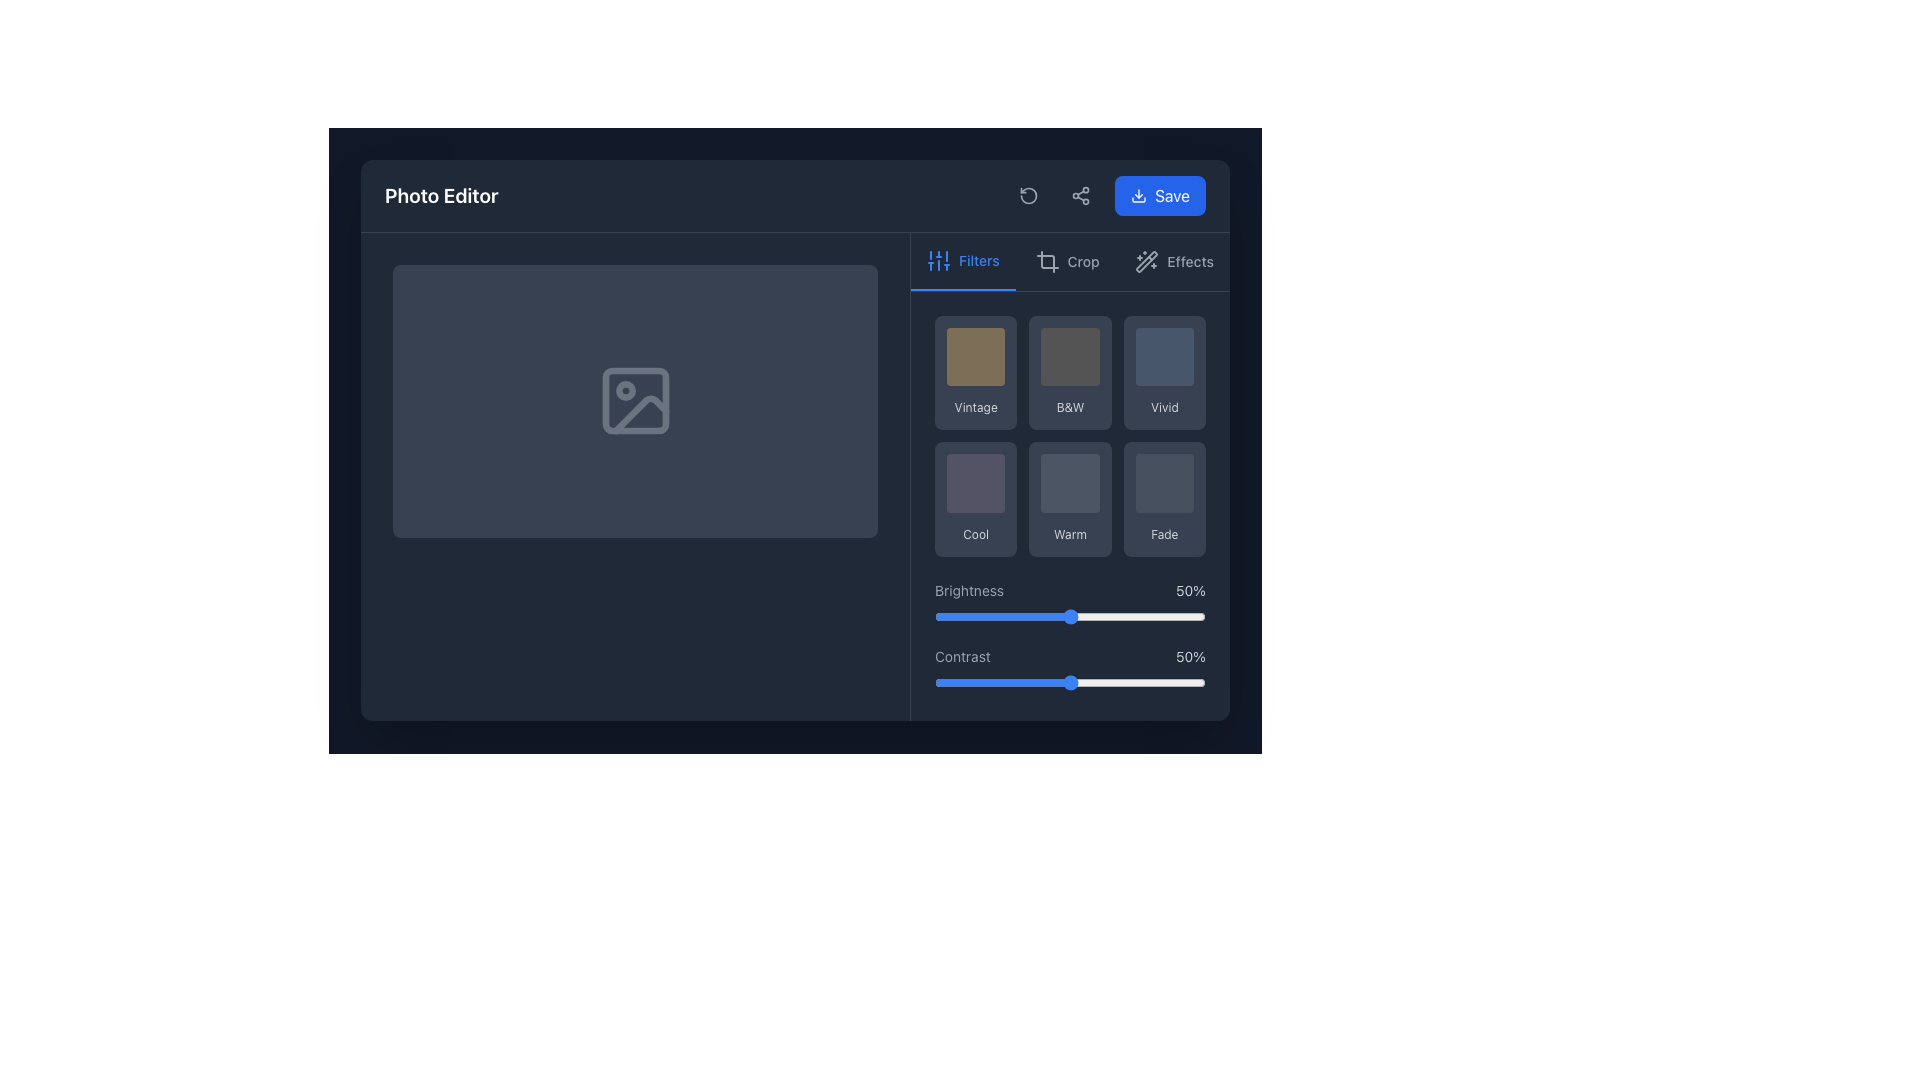 The height and width of the screenshot is (1080, 1920). What do you see at coordinates (944, 681) in the screenshot?
I see `the contrast` at bounding box center [944, 681].